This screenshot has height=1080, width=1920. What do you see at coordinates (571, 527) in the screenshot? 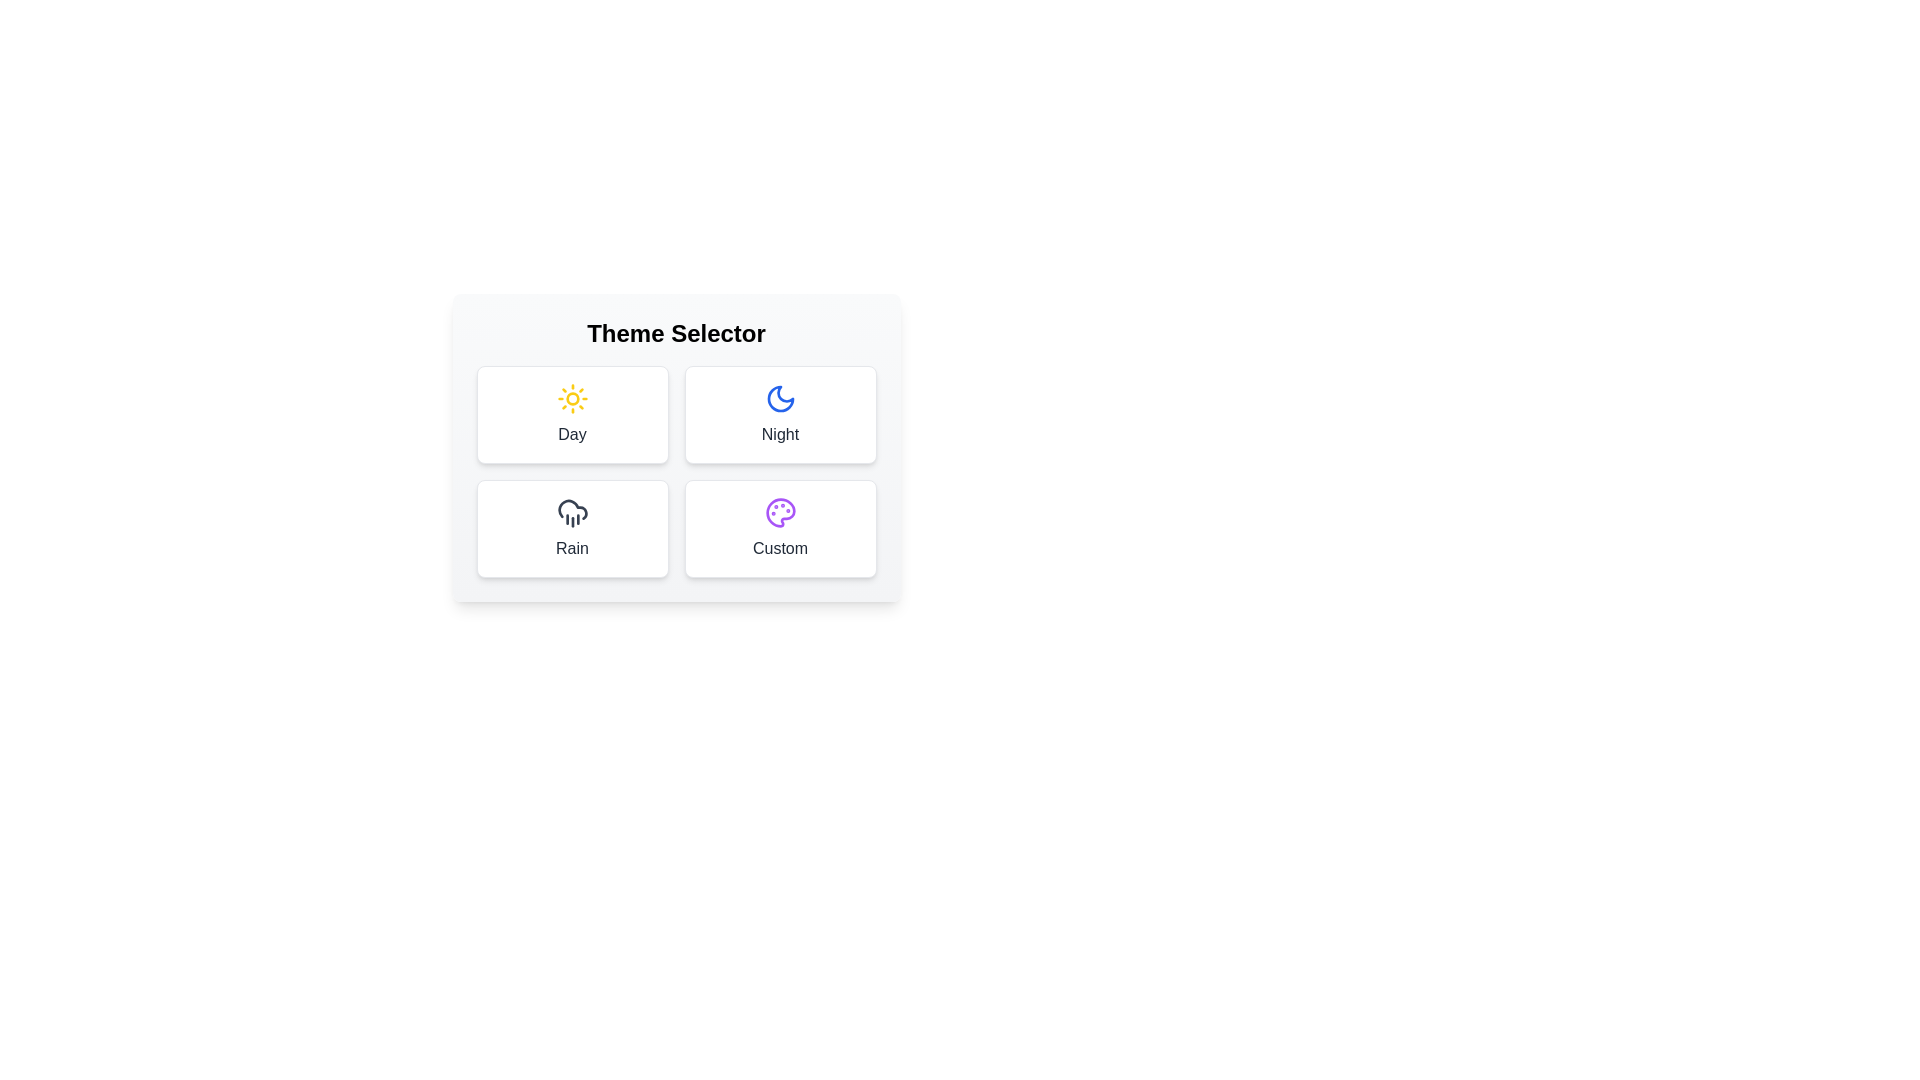
I see `the button corresponding to the Rain theme to select it` at bounding box center [571, 527].